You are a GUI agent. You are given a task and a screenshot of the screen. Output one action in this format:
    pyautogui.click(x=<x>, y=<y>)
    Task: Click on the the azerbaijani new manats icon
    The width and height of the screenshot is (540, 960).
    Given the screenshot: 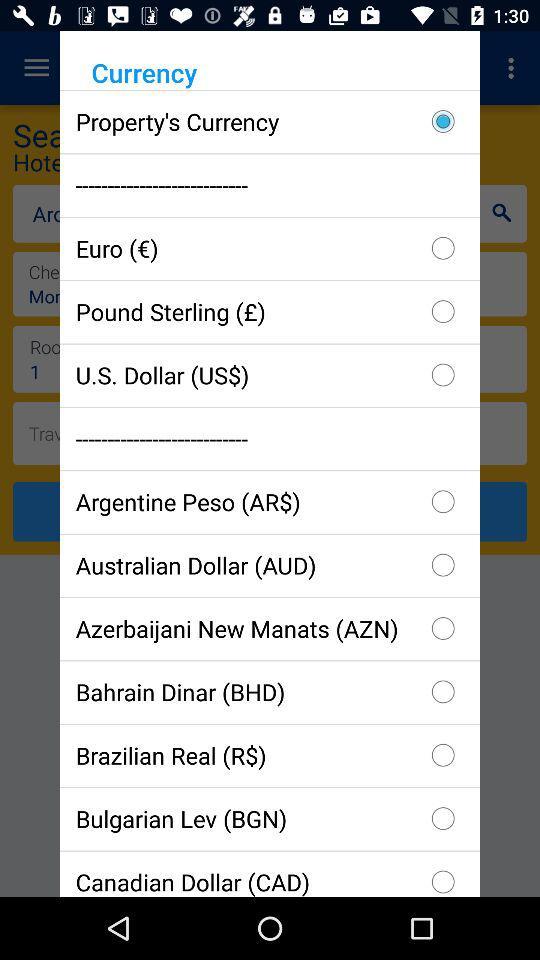 What is the action you would take?
    pyautogui.click(x=270, y=627)
    